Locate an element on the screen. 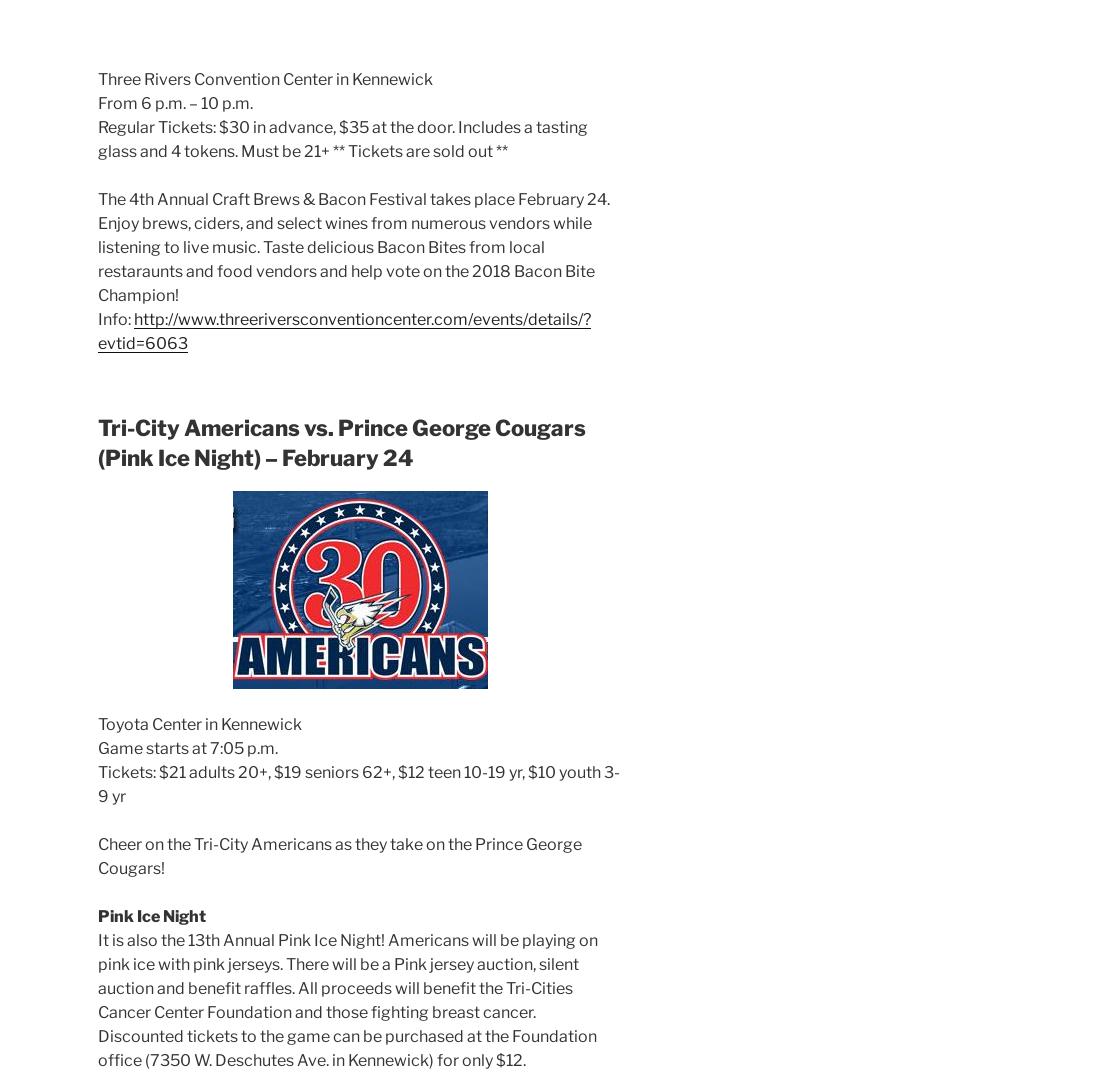  'Cheer on the Tri-City Americans as they take on the Prince George Cougars!' is located at coordinates (339, 854).